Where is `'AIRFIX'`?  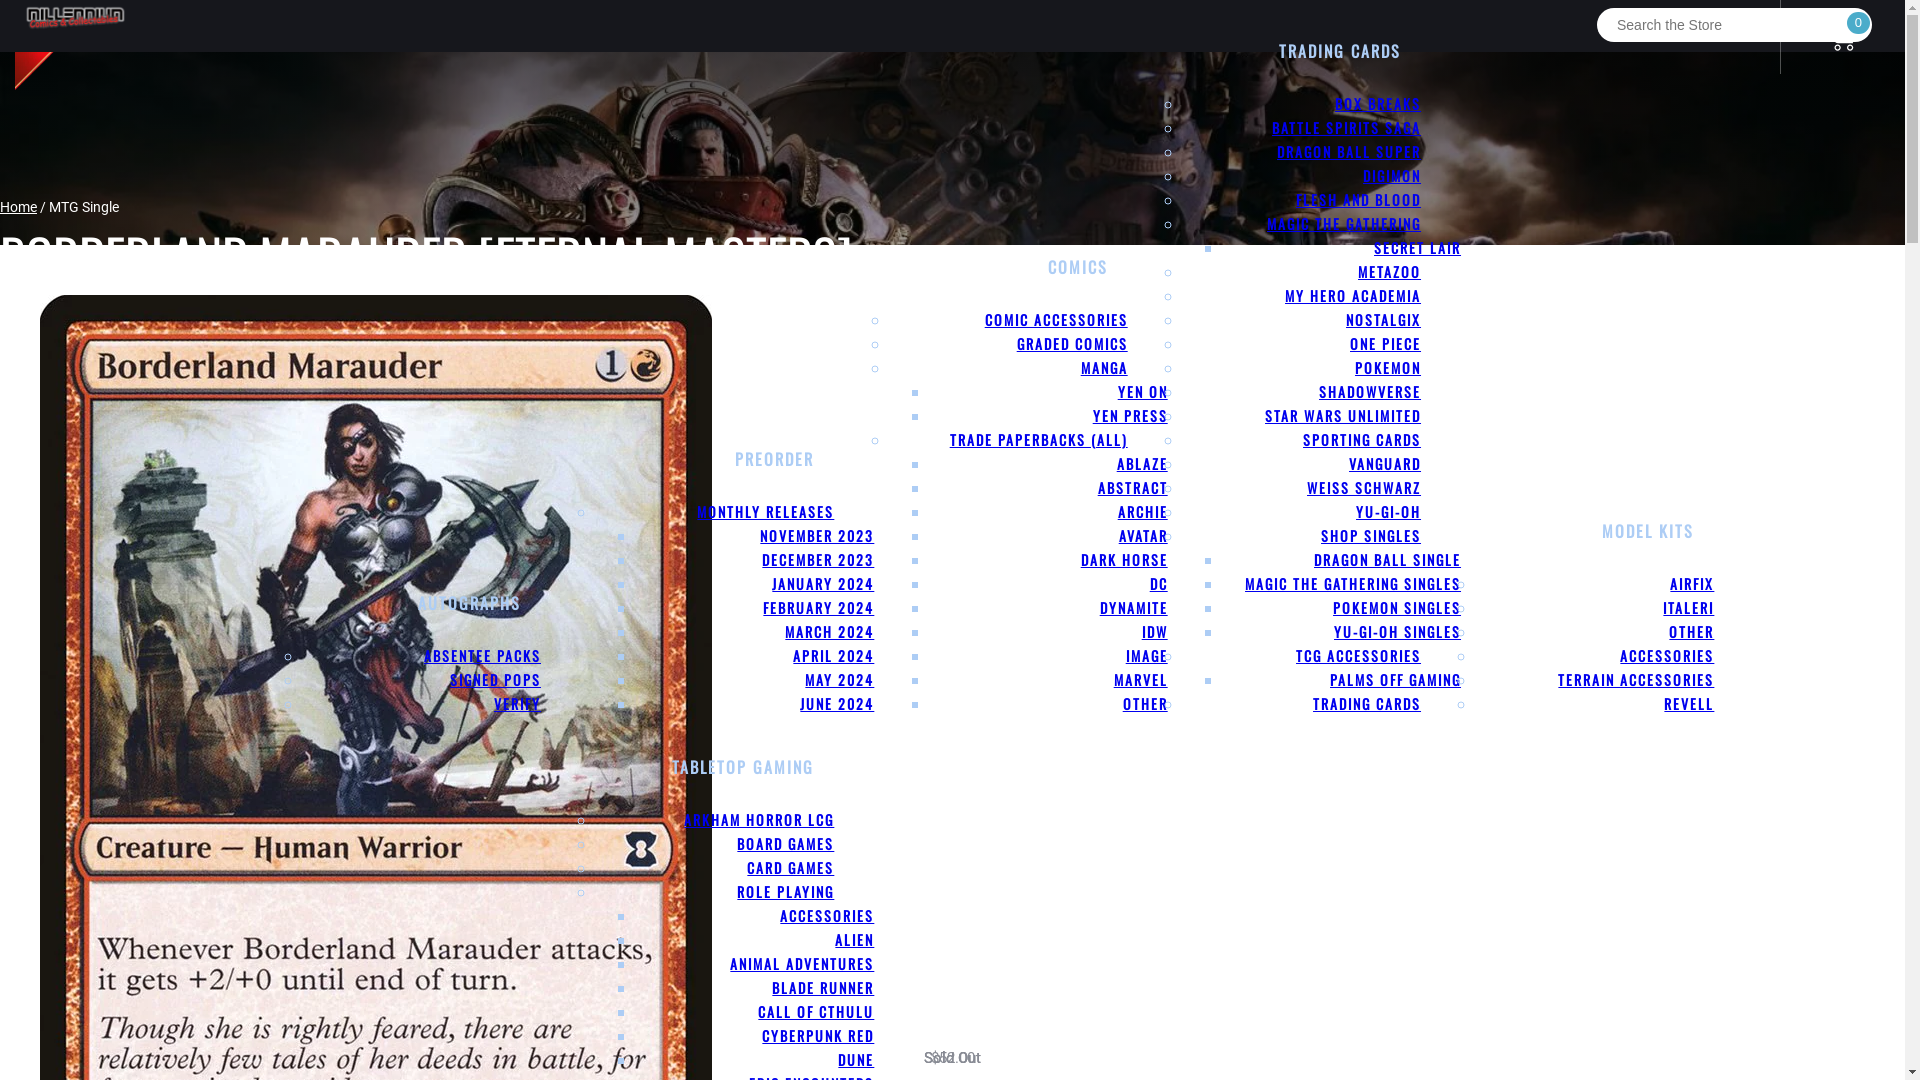 'AIRFIX' is located at coordinates (1690, 583).